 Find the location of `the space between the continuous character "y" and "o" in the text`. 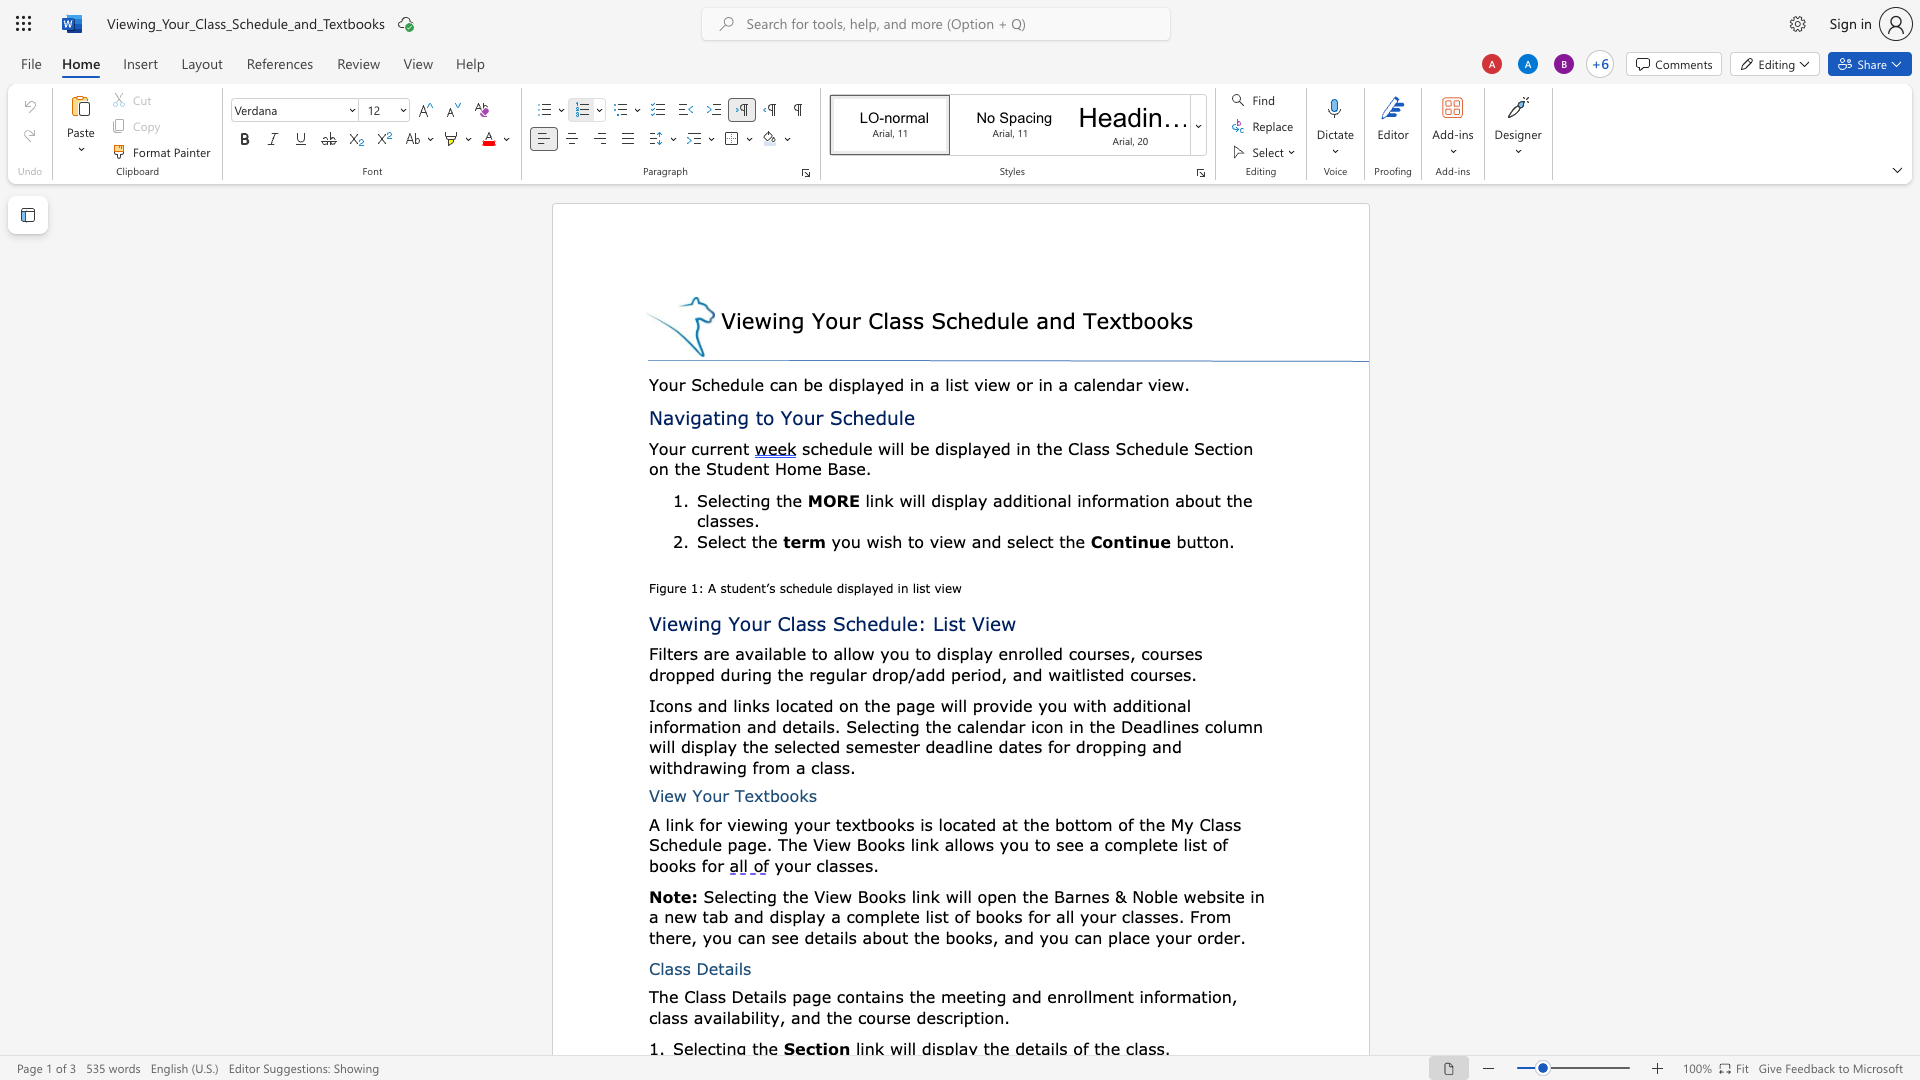

the space between the continuous character "y" and "o" in the text is located at coordinates (840, 541).